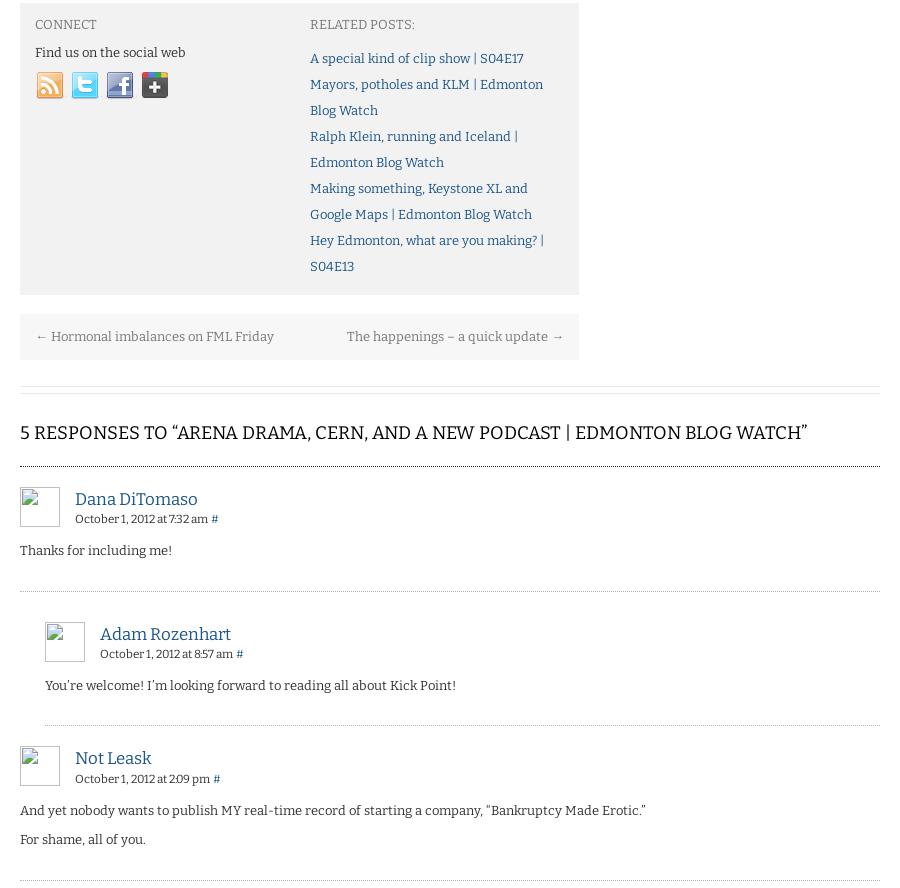  What do you see at coordinates (73, 756) in the screenshot?
I see `'Not Leask'` at bounding box center [73, 756].